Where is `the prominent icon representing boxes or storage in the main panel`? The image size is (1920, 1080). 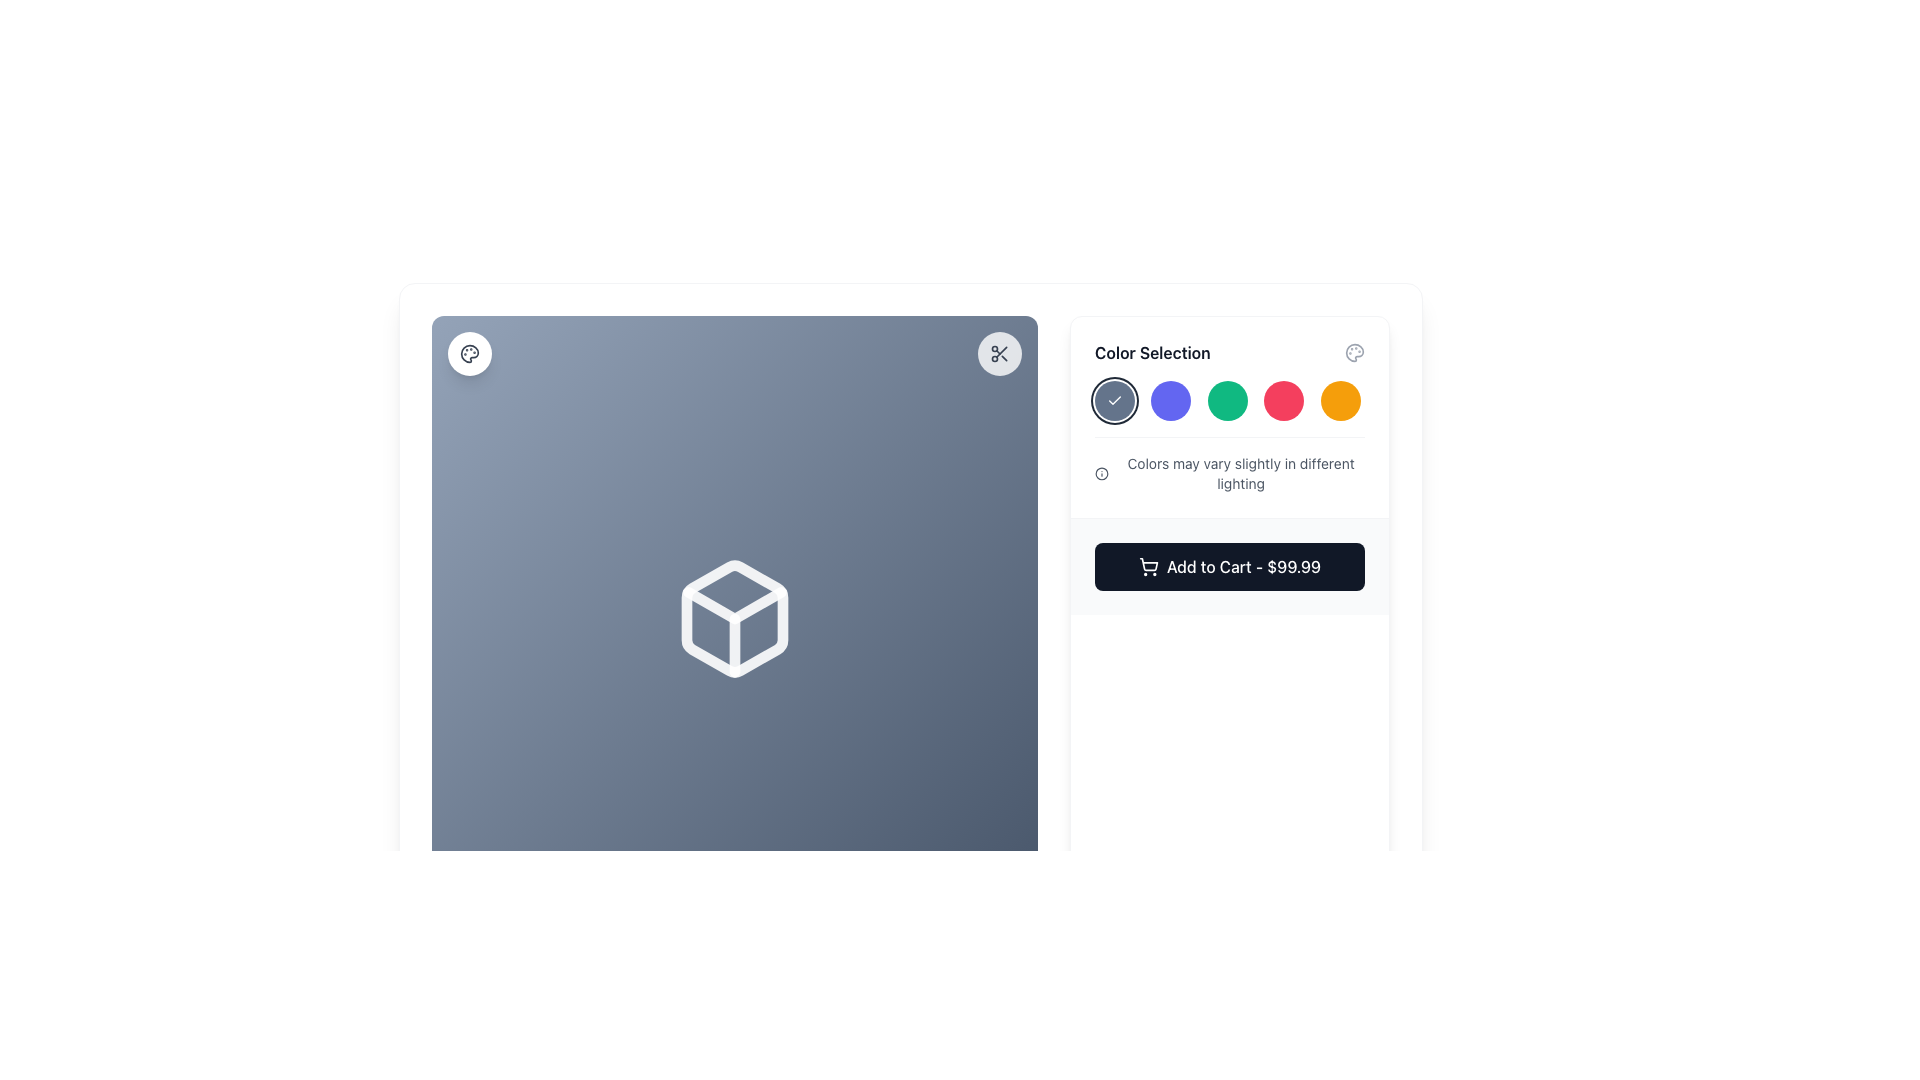 the prominent icon representing boxes or storage in the main panel is located at coordinates (733, 617).